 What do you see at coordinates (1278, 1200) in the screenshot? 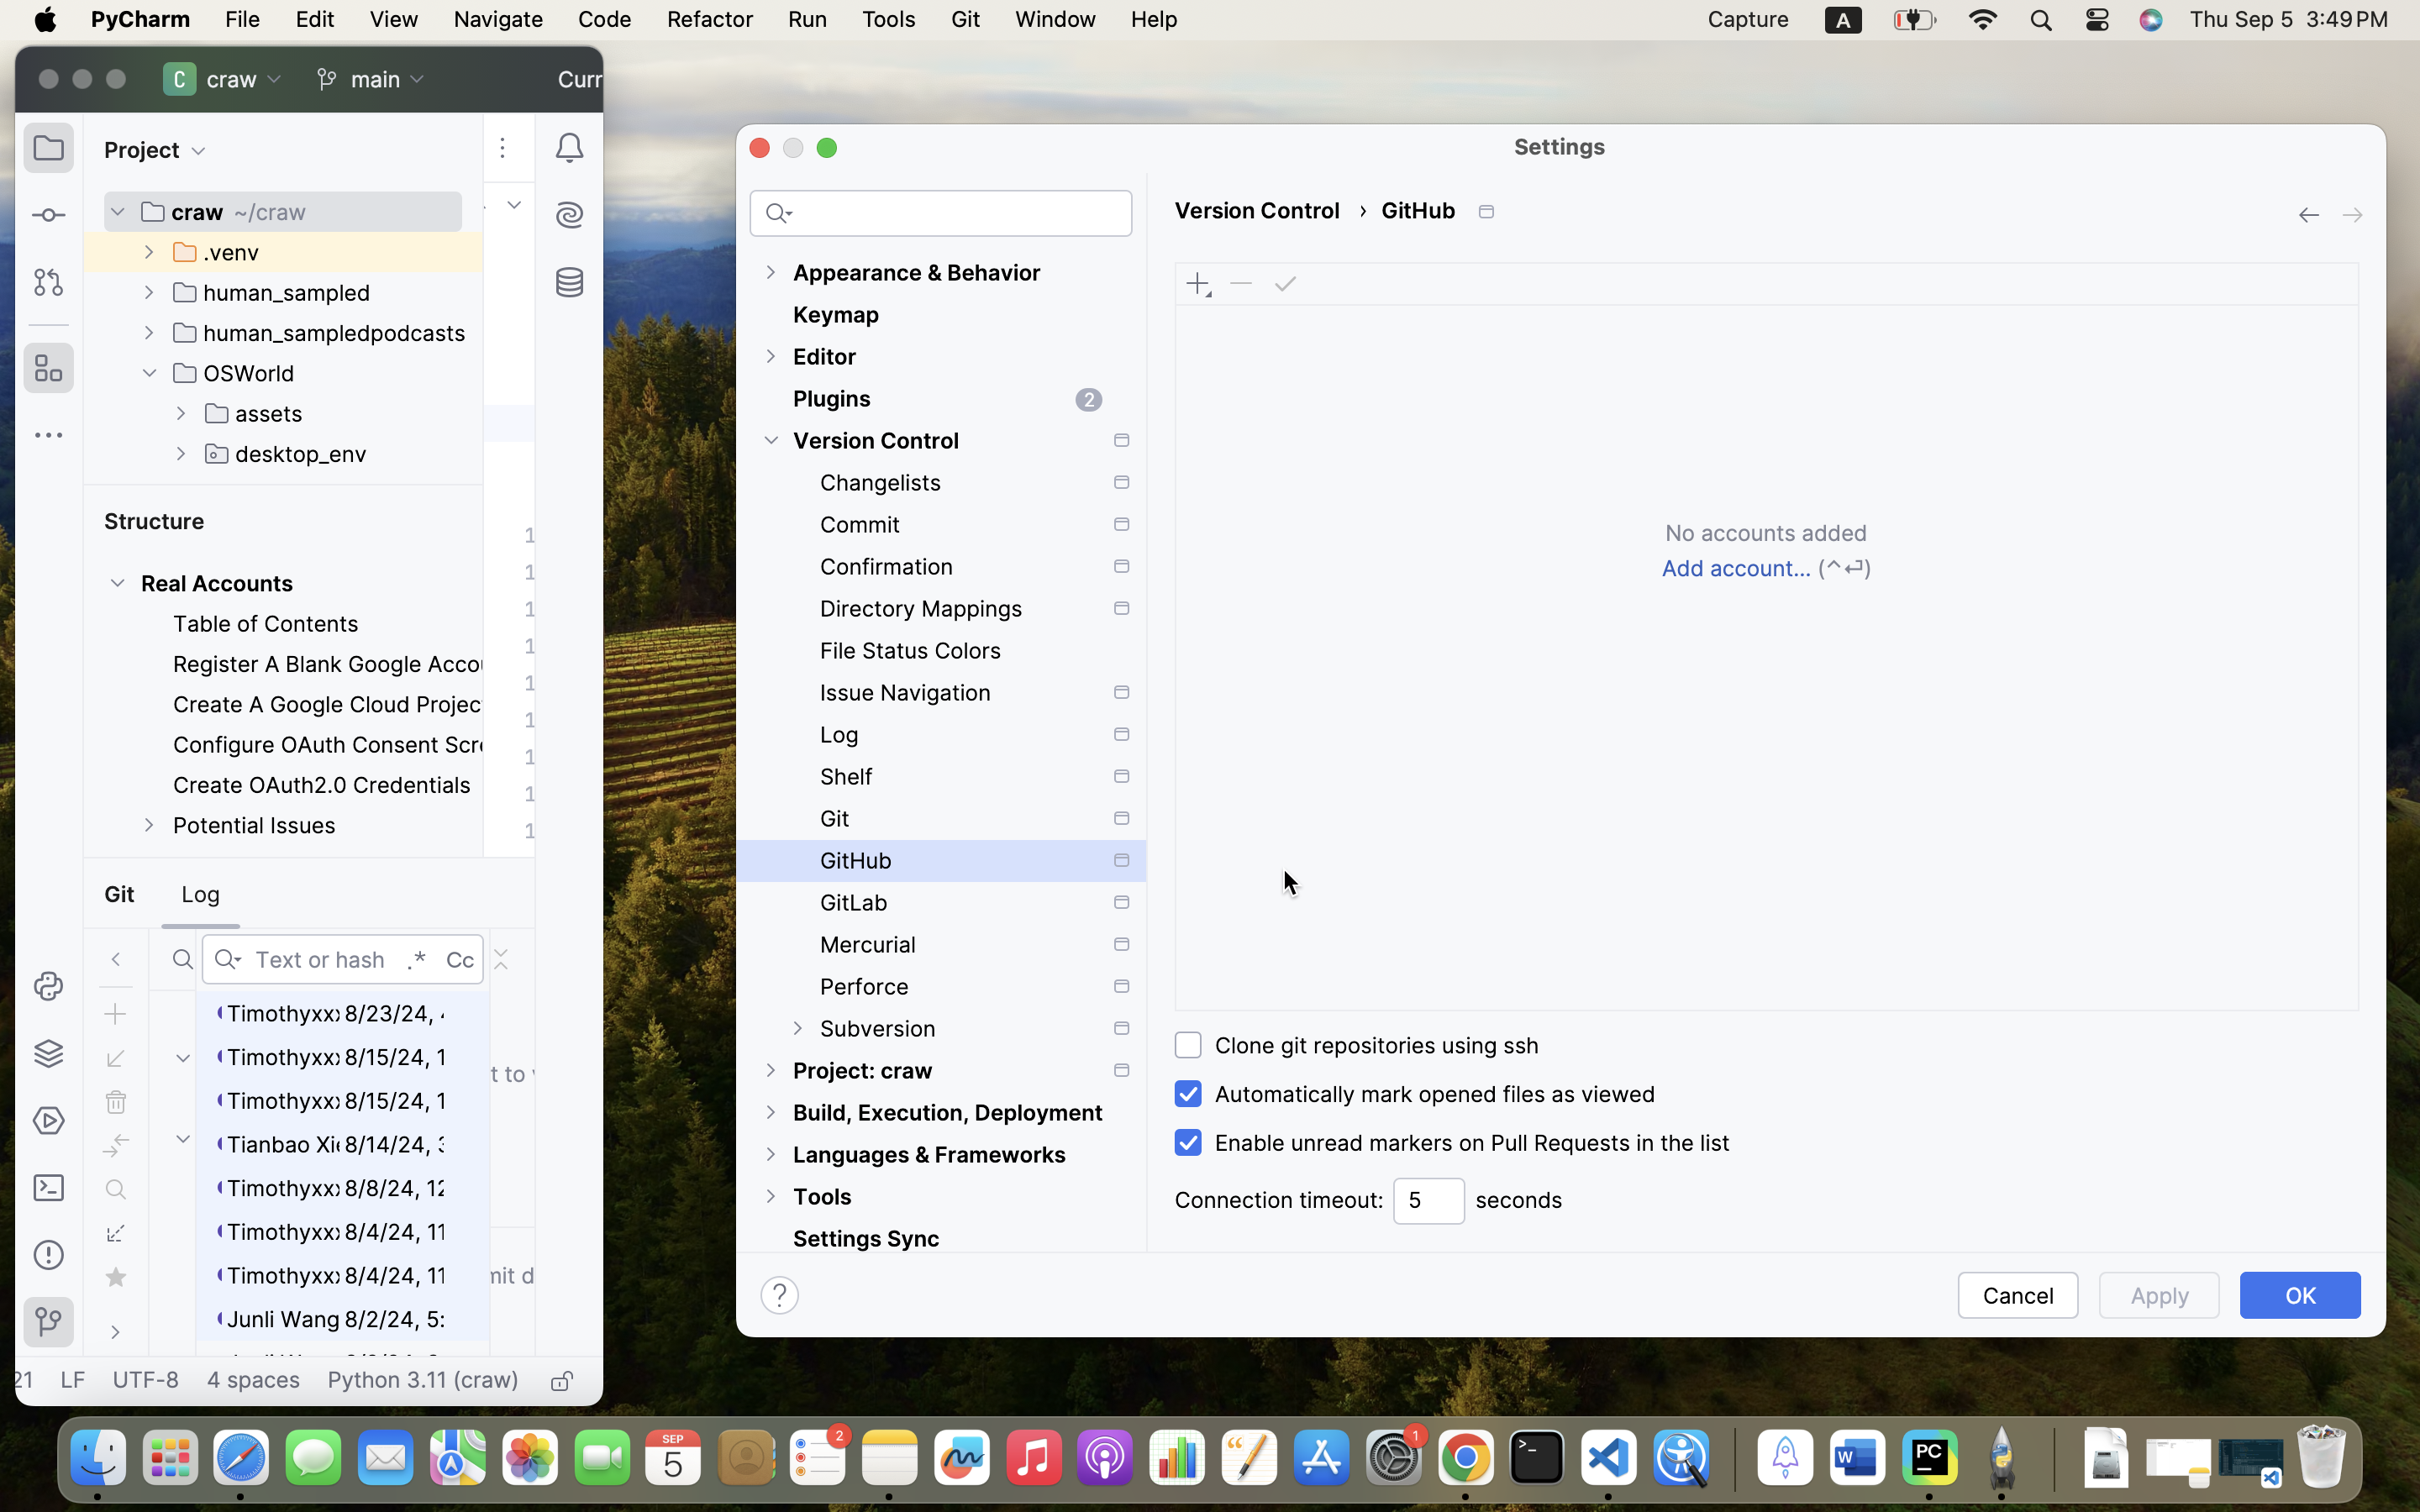
I see `'Connection timeout:'` at bounding box center [1278, 1200].